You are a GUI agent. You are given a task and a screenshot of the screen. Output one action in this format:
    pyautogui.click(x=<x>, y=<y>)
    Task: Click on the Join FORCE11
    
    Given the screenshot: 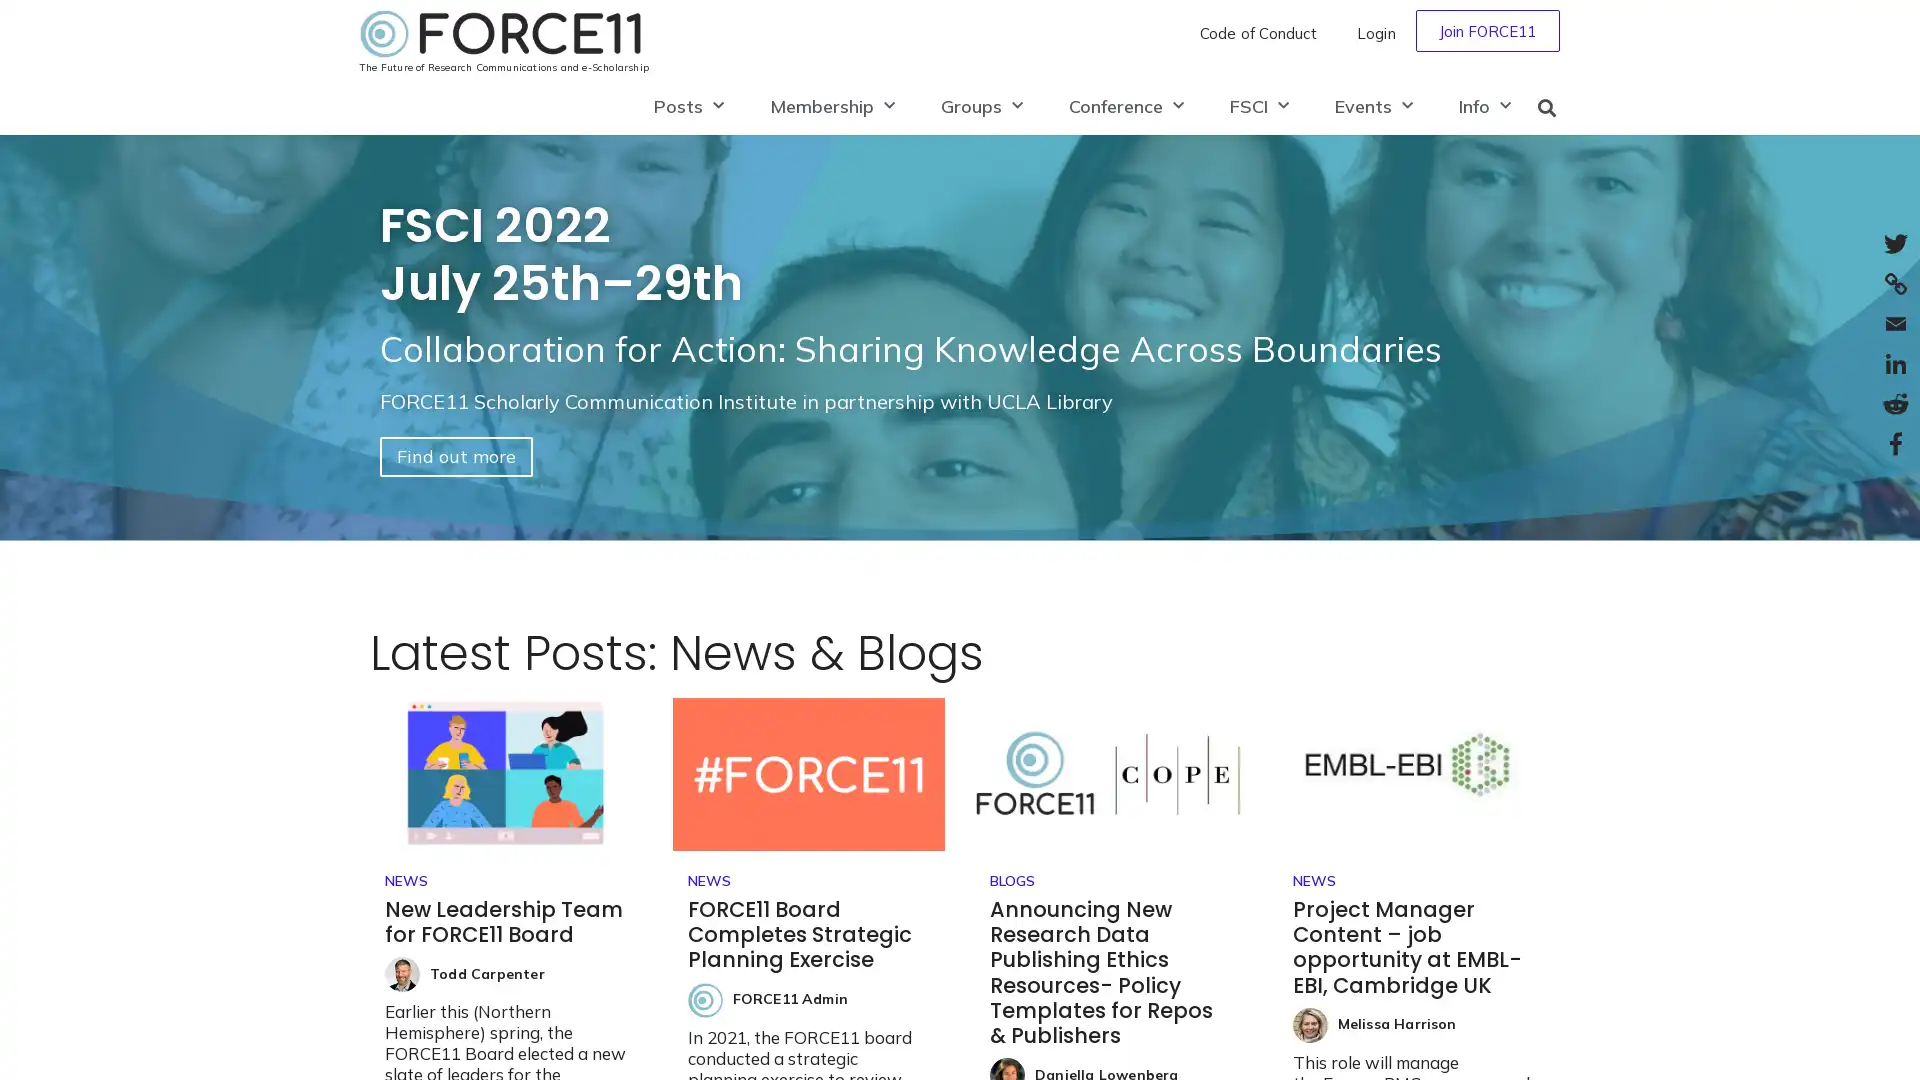 What is the action you would take?
    pyautogui.click(x=1487, y=30)
    